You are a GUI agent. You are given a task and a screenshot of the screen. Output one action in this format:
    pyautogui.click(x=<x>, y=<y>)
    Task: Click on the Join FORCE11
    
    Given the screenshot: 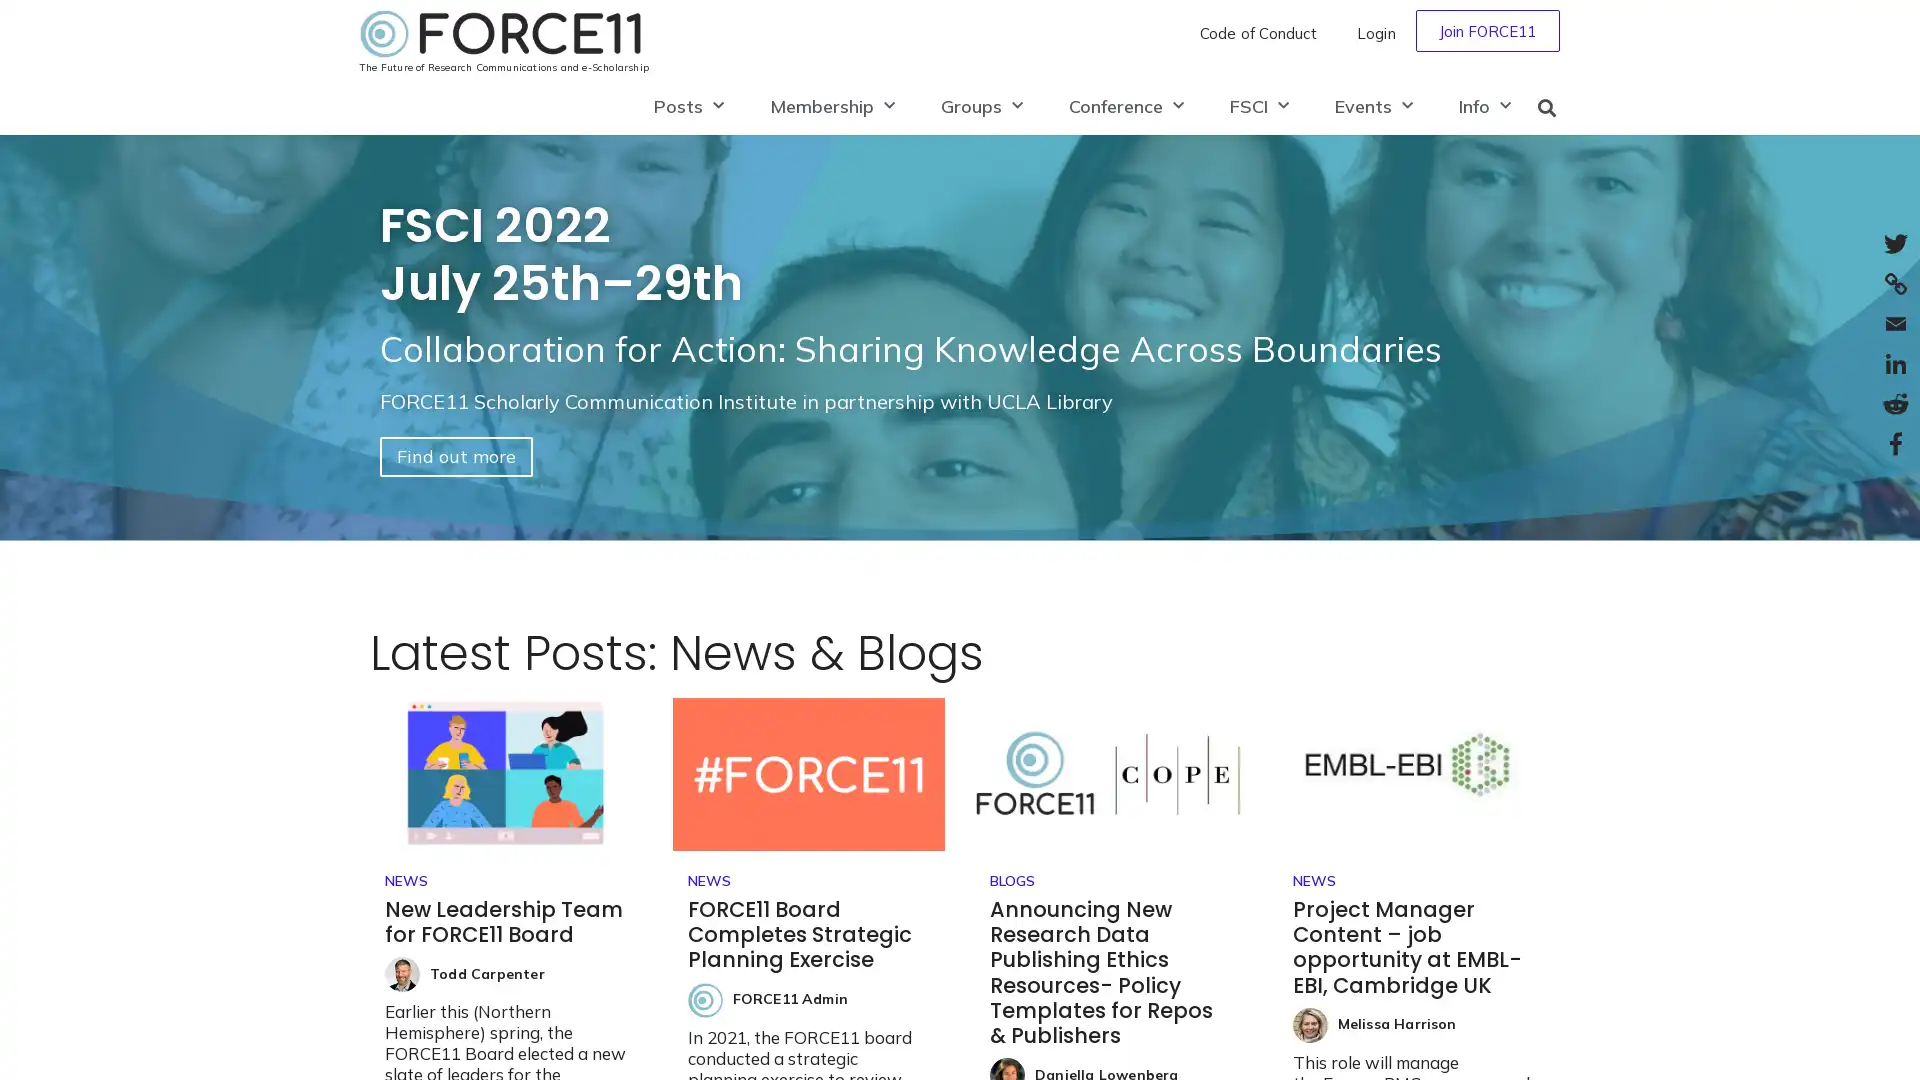 What is the action you would take?
    pyautogui.click(x=1487, y=30)
    